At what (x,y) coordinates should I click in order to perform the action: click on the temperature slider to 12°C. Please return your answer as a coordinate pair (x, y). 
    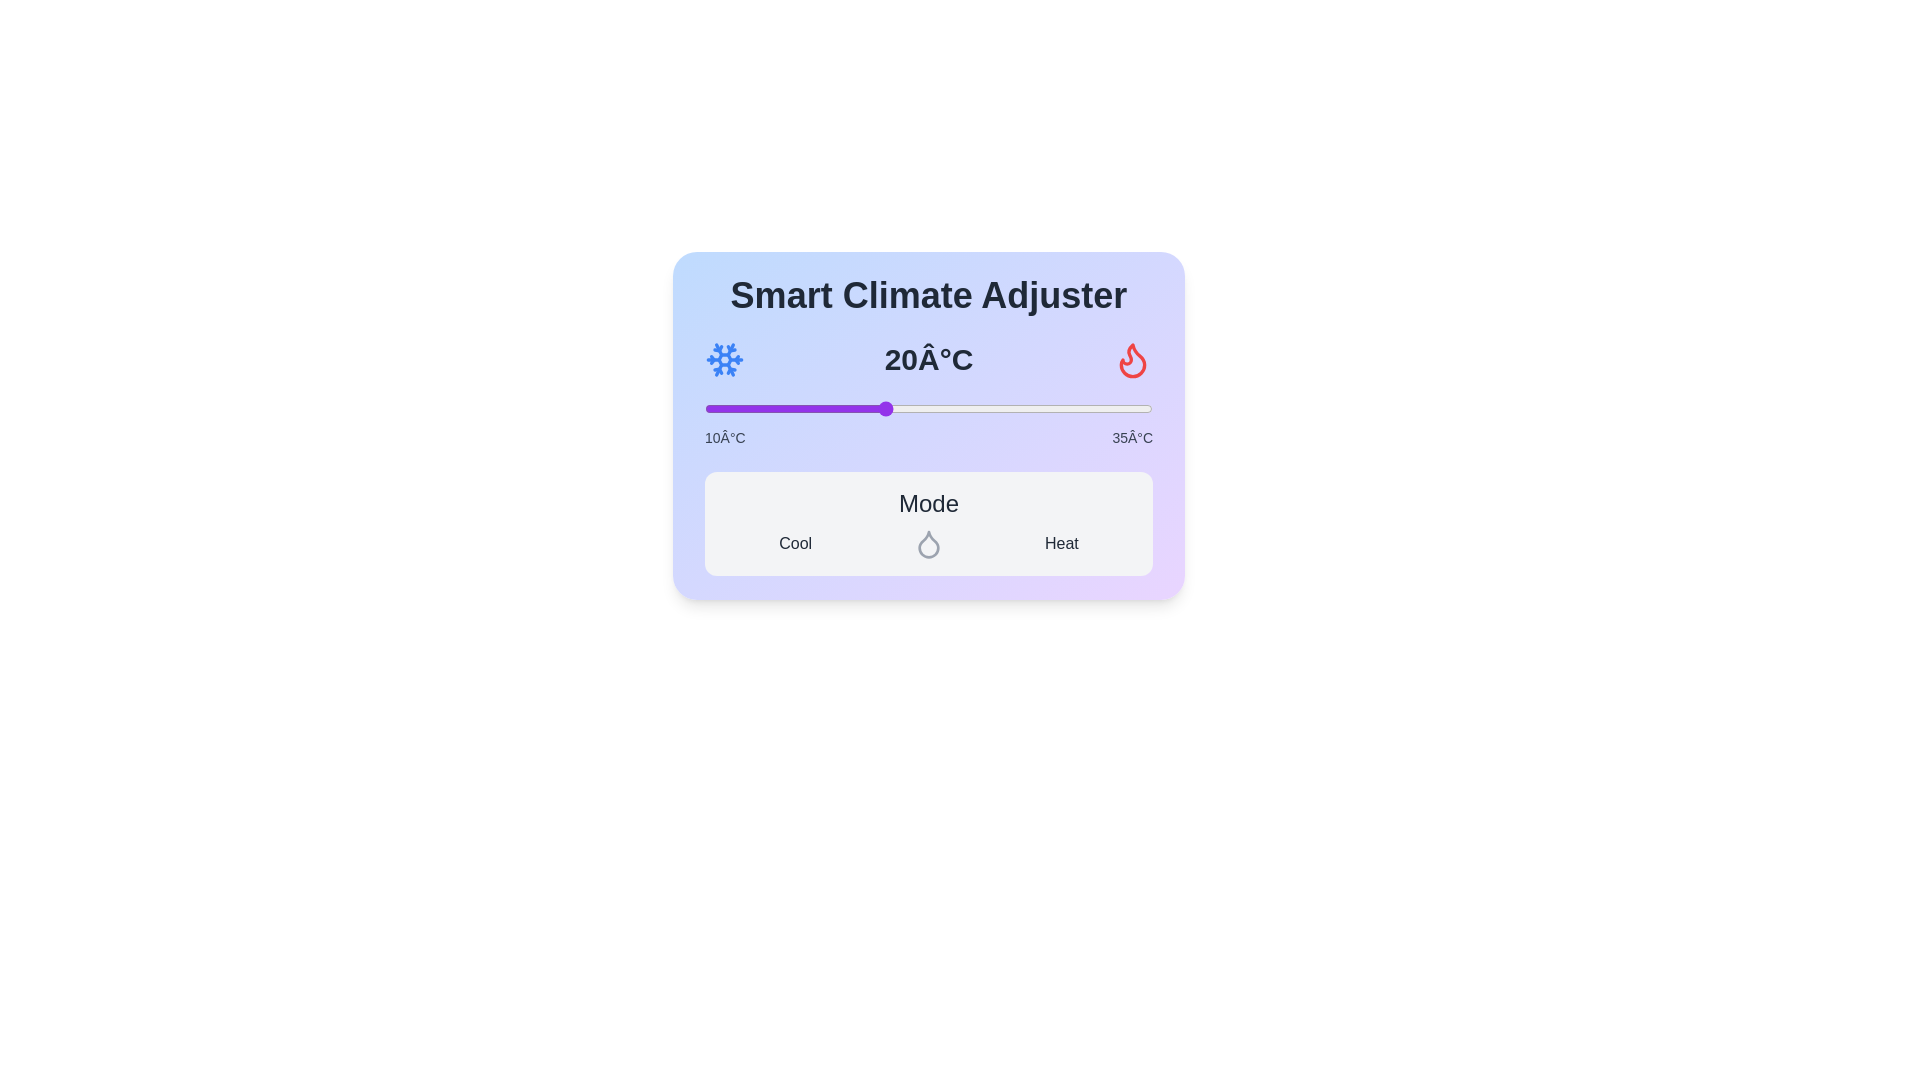
    Looking at the image, I should click on (739, 407).